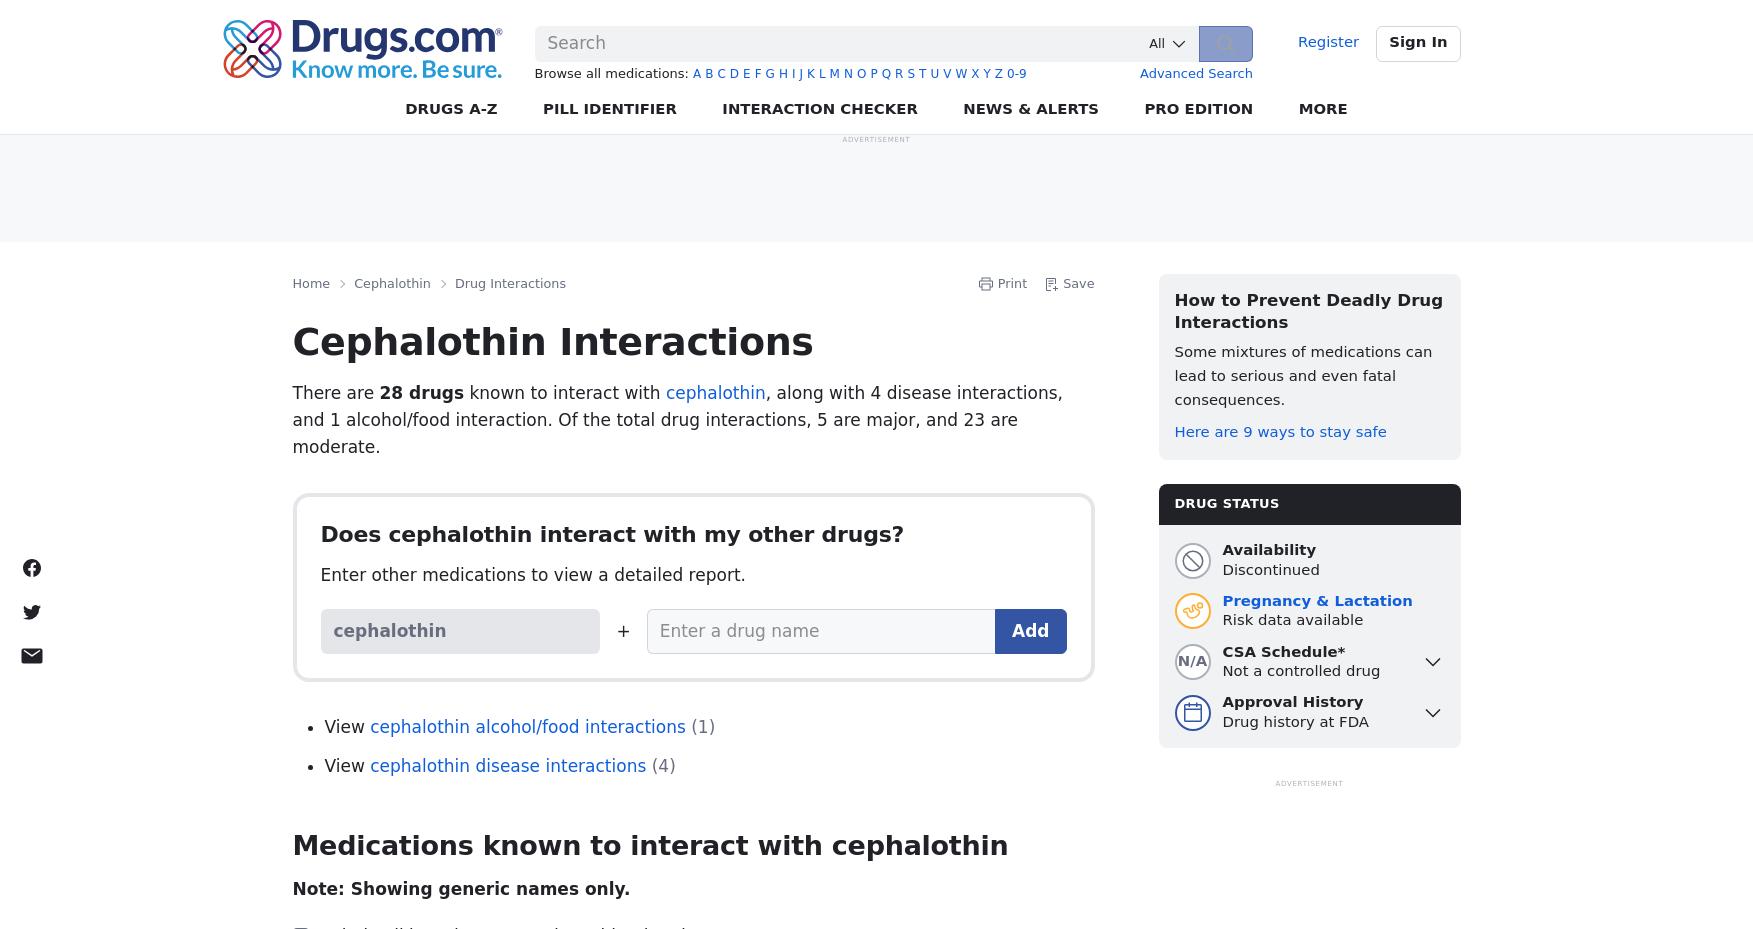 The width and height of the screenshot is (1753, 929). Describe the element at coordinates (855, 73) in the screenshot. I see `'o'` at that location.